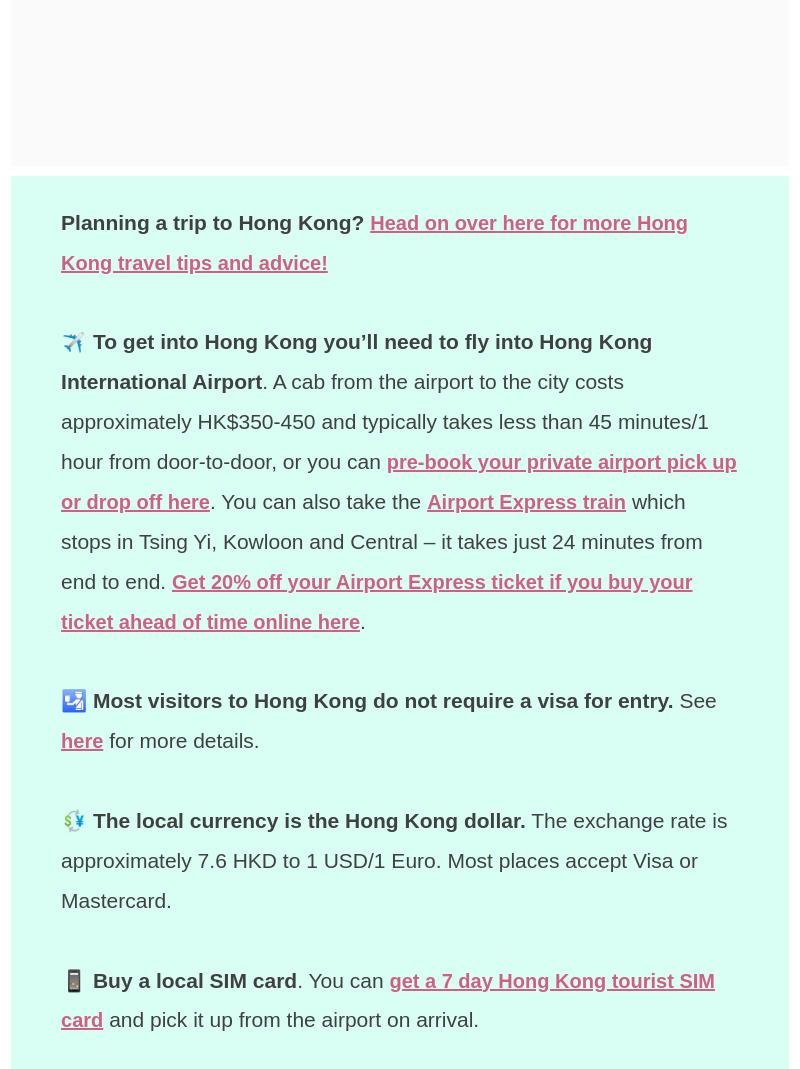 The height and width of the screenshot is (1069, 800). Describe the element at coordinates (694, 699) in the screenshot. I see `'See'` at that location.